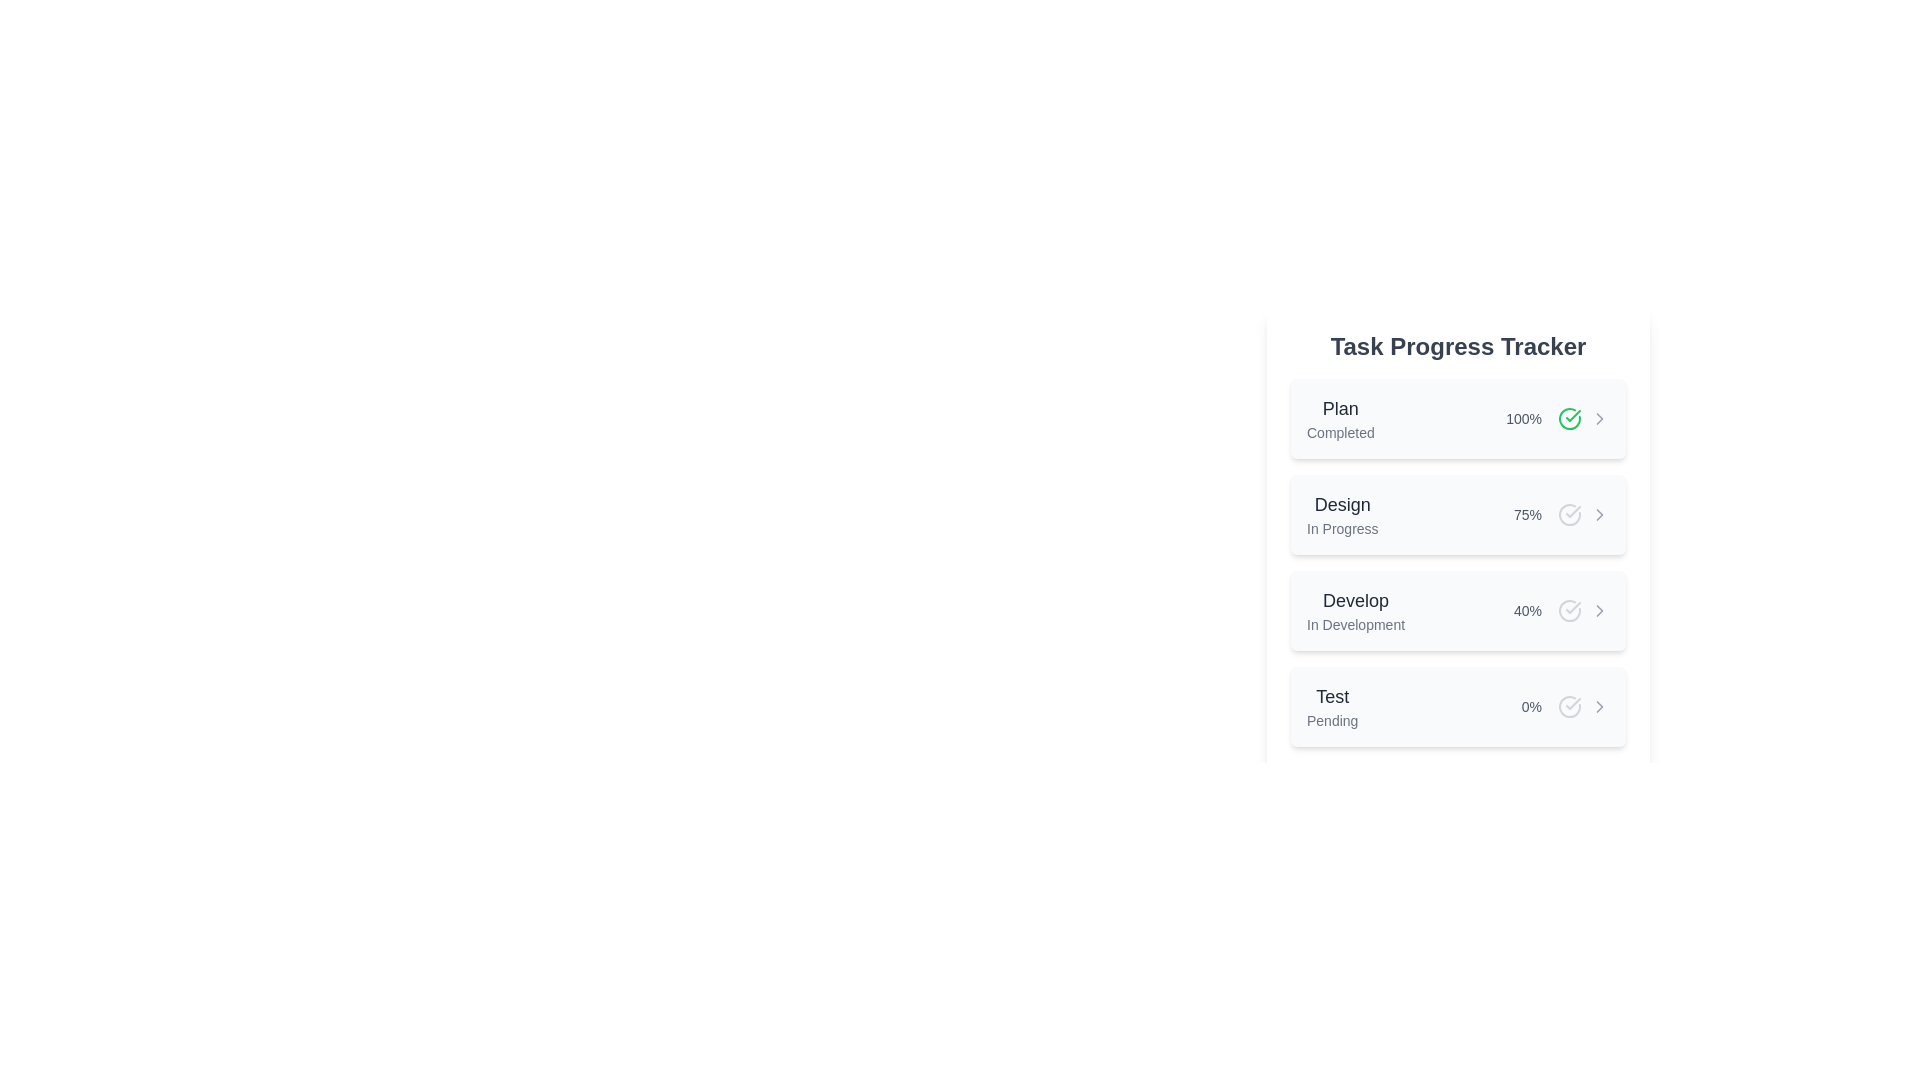  What do you see at coordinates (1458, 563) in the screenshot?
I see `the second card in the task progress tracker, which represents the 'Design' task, displaying its status and completion percentage` at bounding box center [1458, 563].